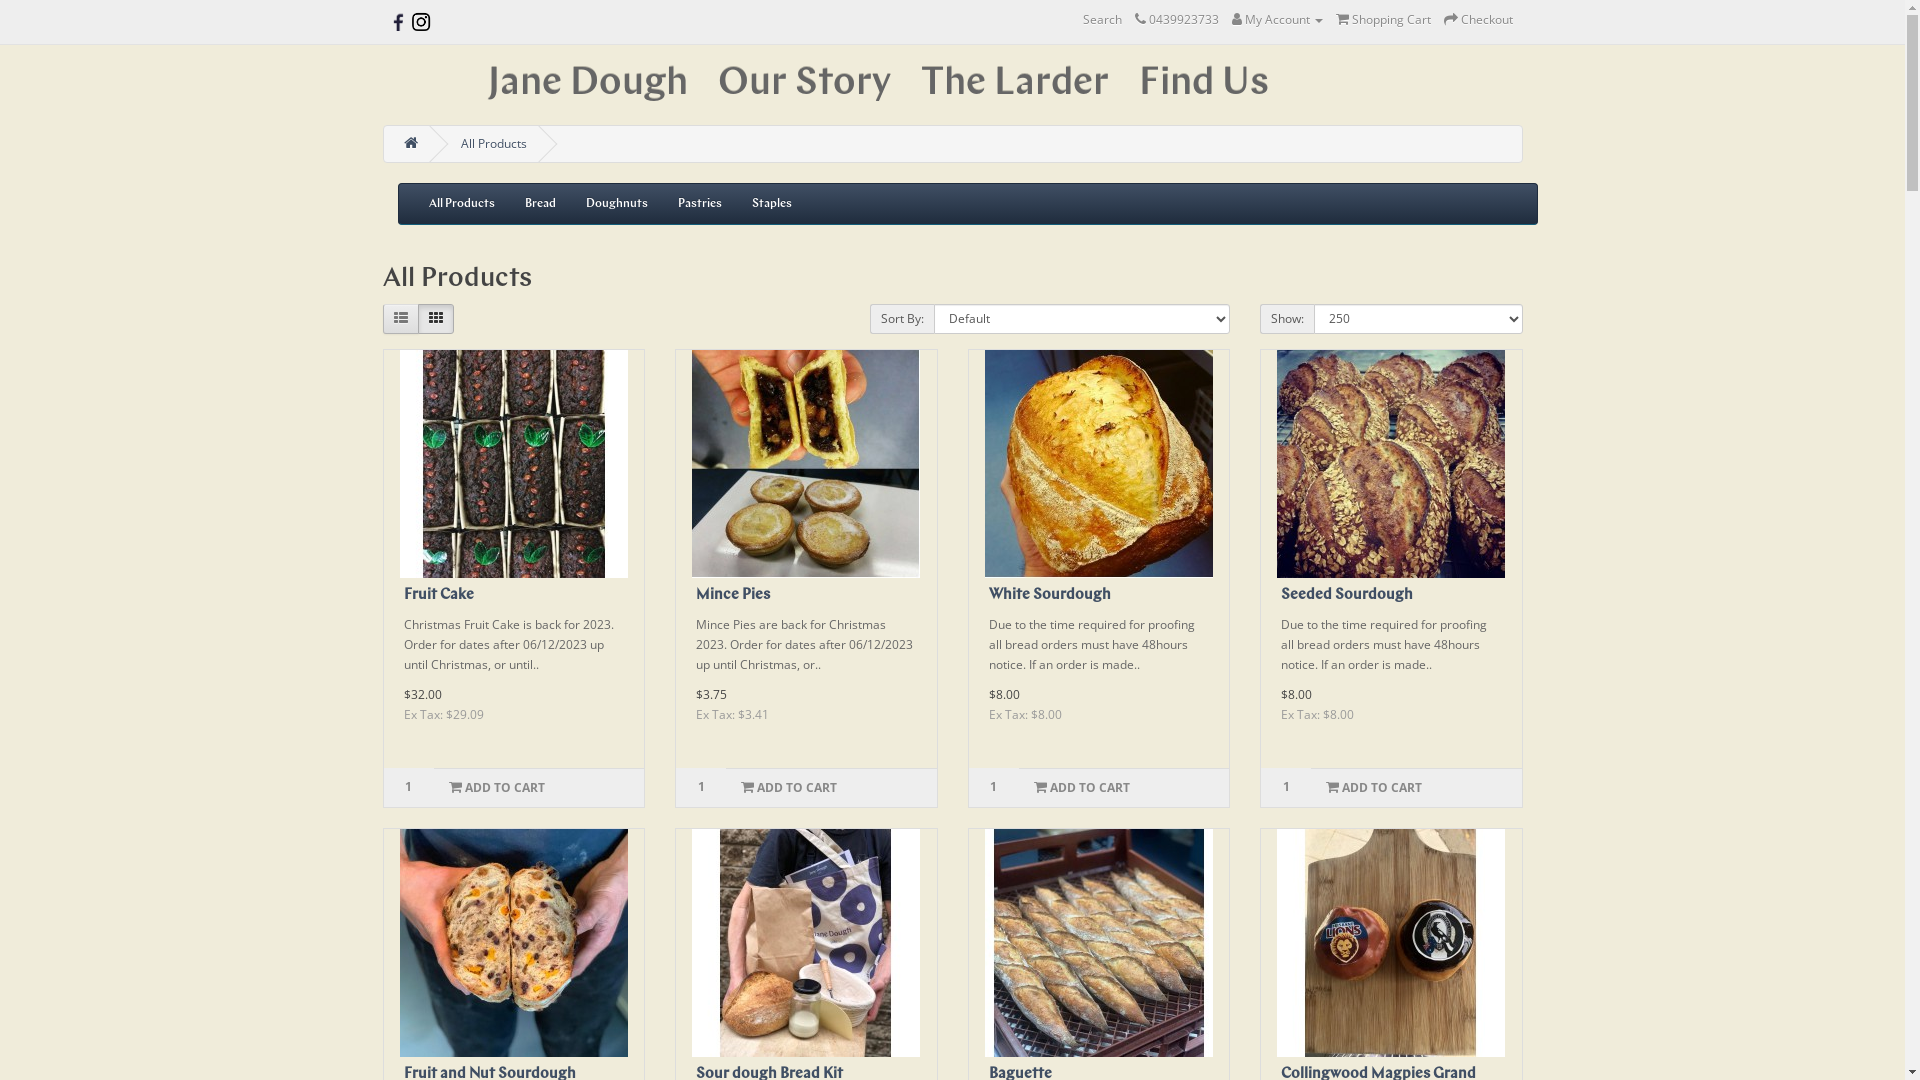 Image resolution: width=1920 pixels, height=1080 pixels. Describe the element at coordinates (460, 204) in the screenshot. I see `'All Products'` at that location.